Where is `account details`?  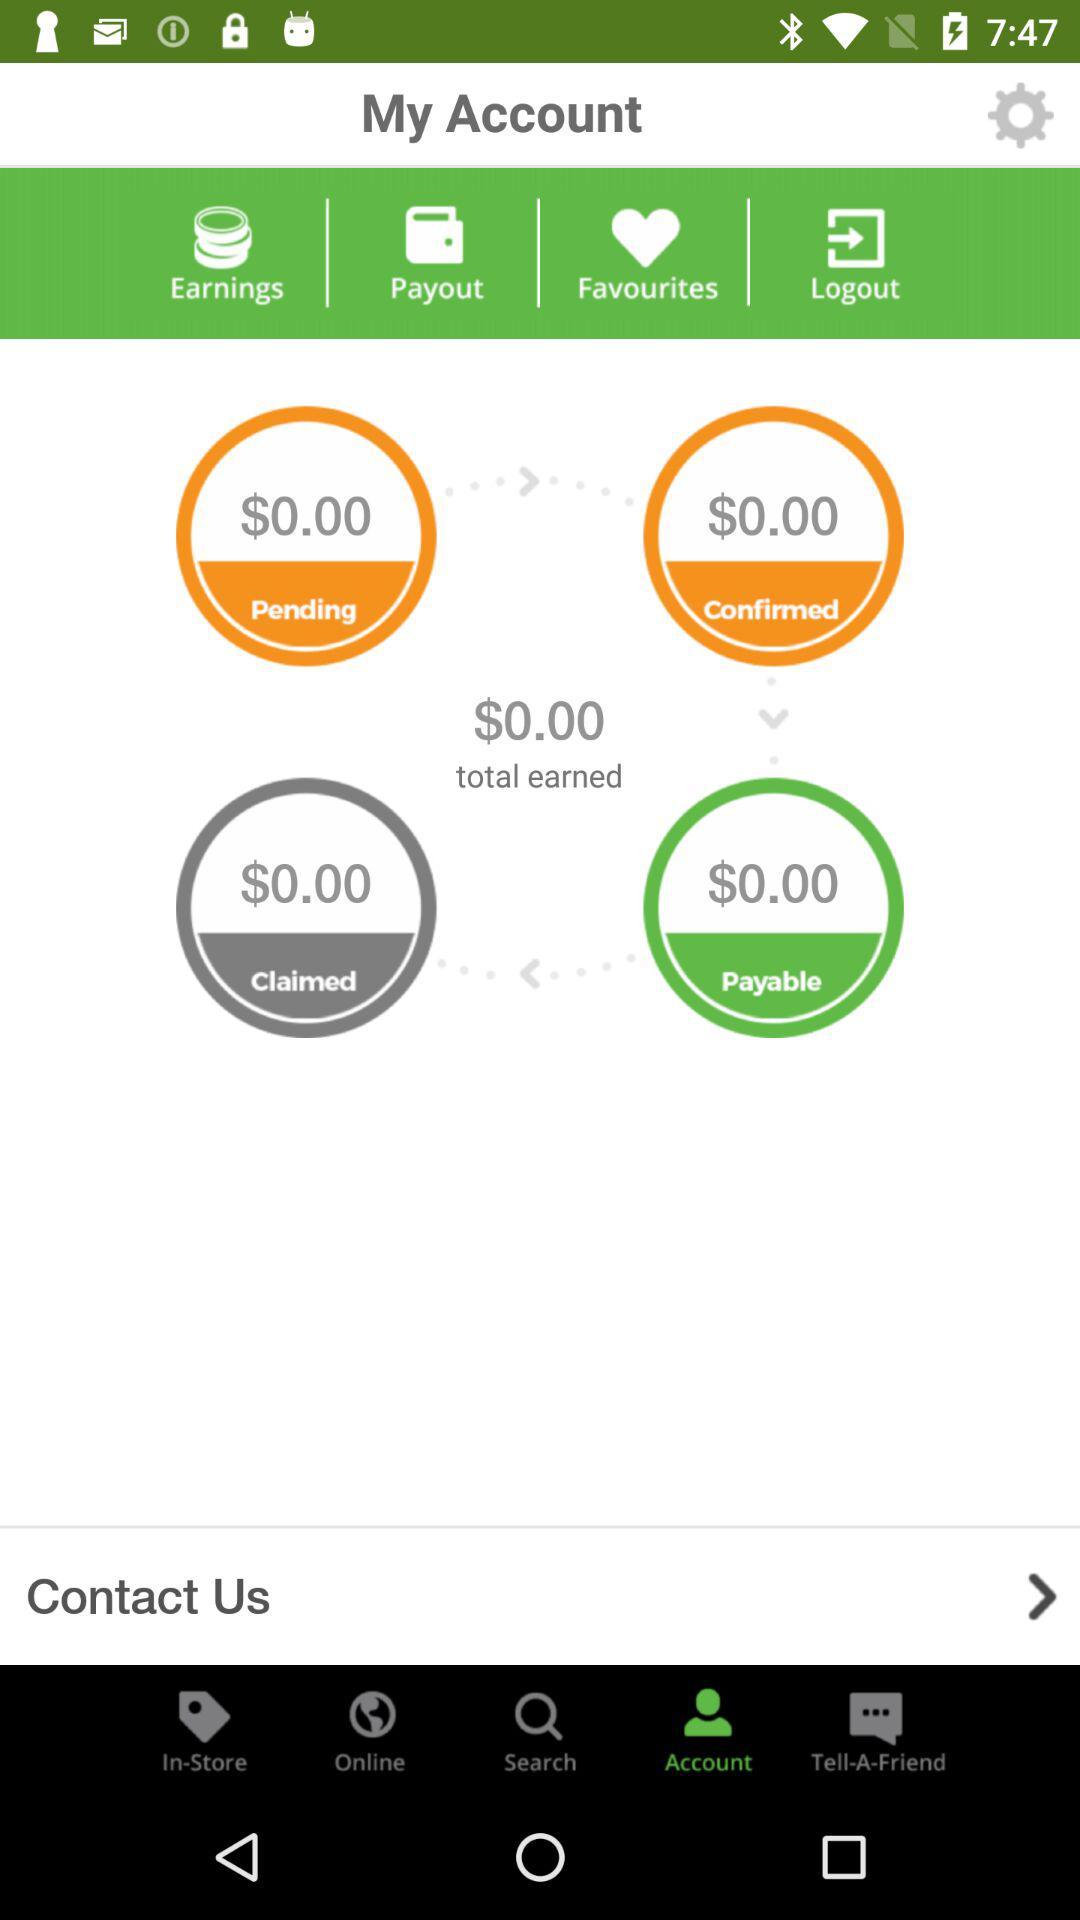 account details is located at coordinates (707, 1728).